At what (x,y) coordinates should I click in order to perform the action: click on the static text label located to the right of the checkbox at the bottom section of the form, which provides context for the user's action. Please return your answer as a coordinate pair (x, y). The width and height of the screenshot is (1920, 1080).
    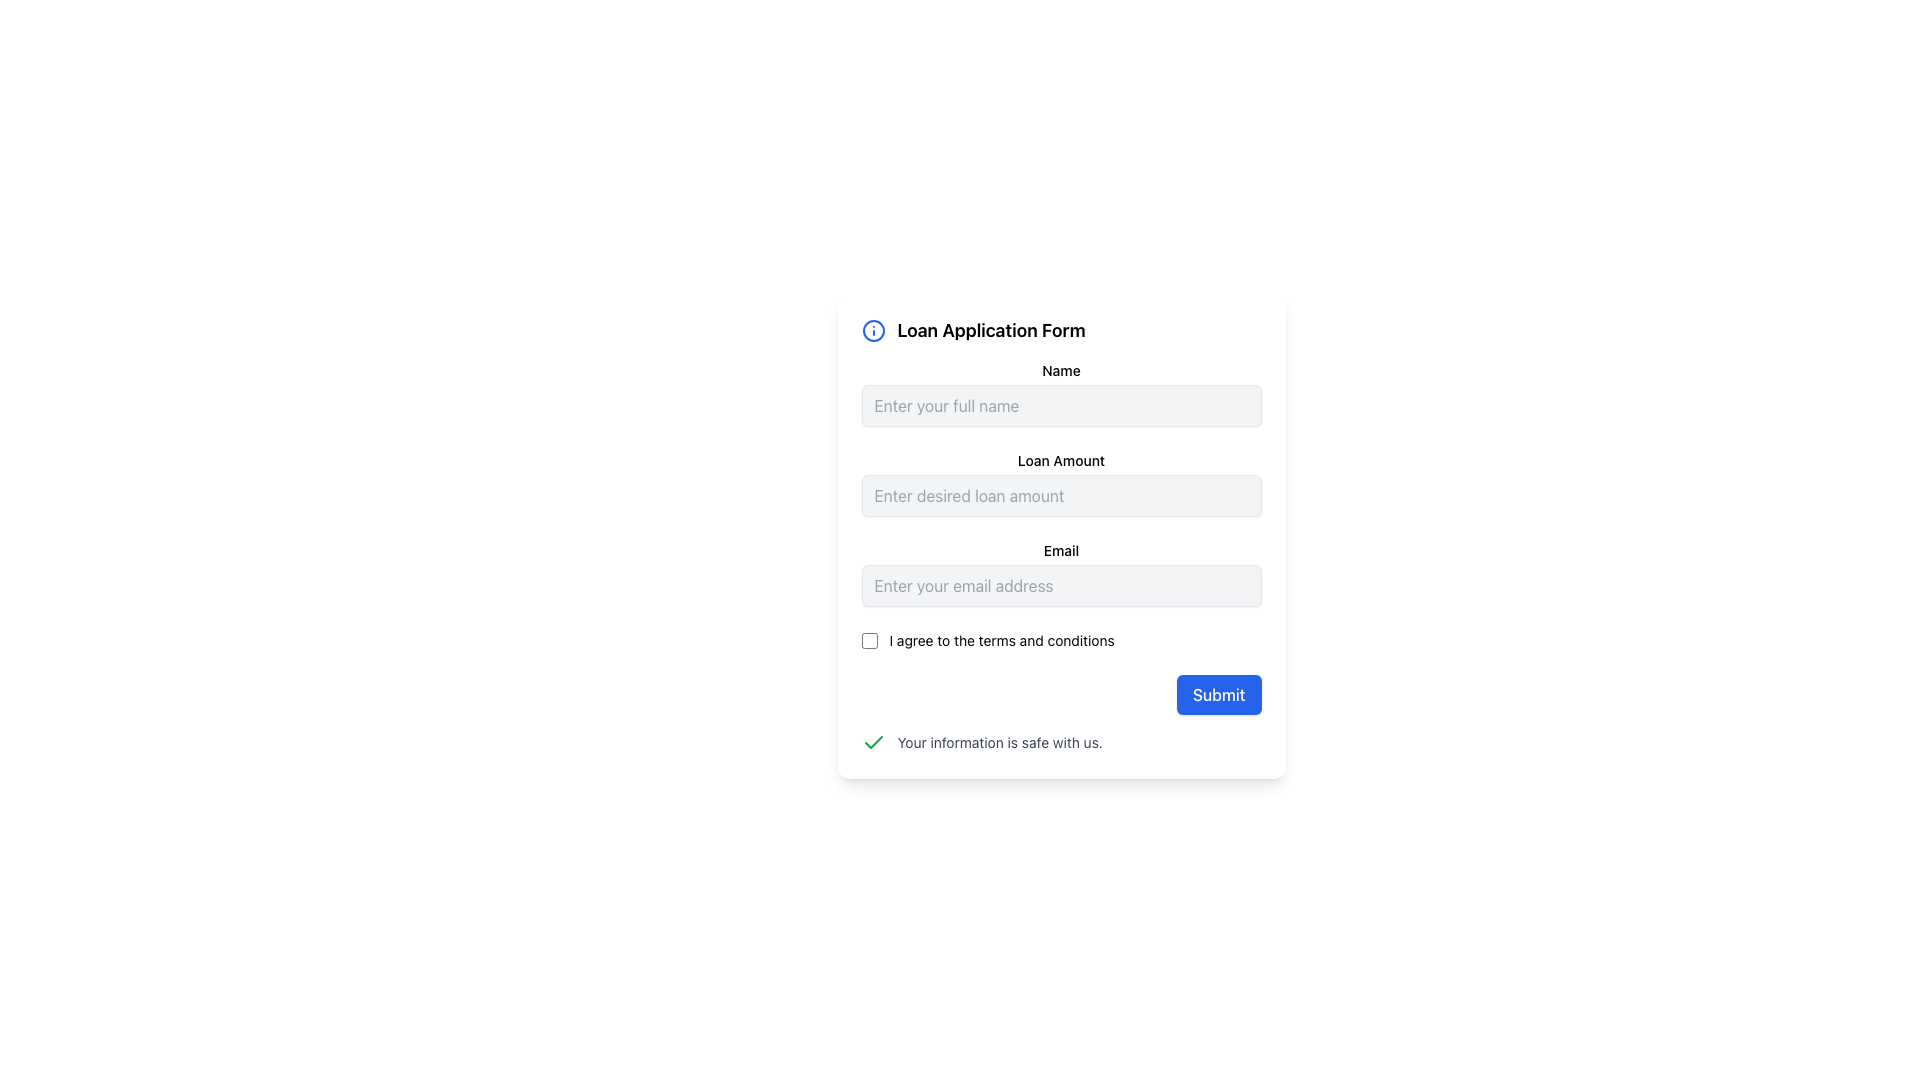
    Looking at the image, I should click on (1002, 640).